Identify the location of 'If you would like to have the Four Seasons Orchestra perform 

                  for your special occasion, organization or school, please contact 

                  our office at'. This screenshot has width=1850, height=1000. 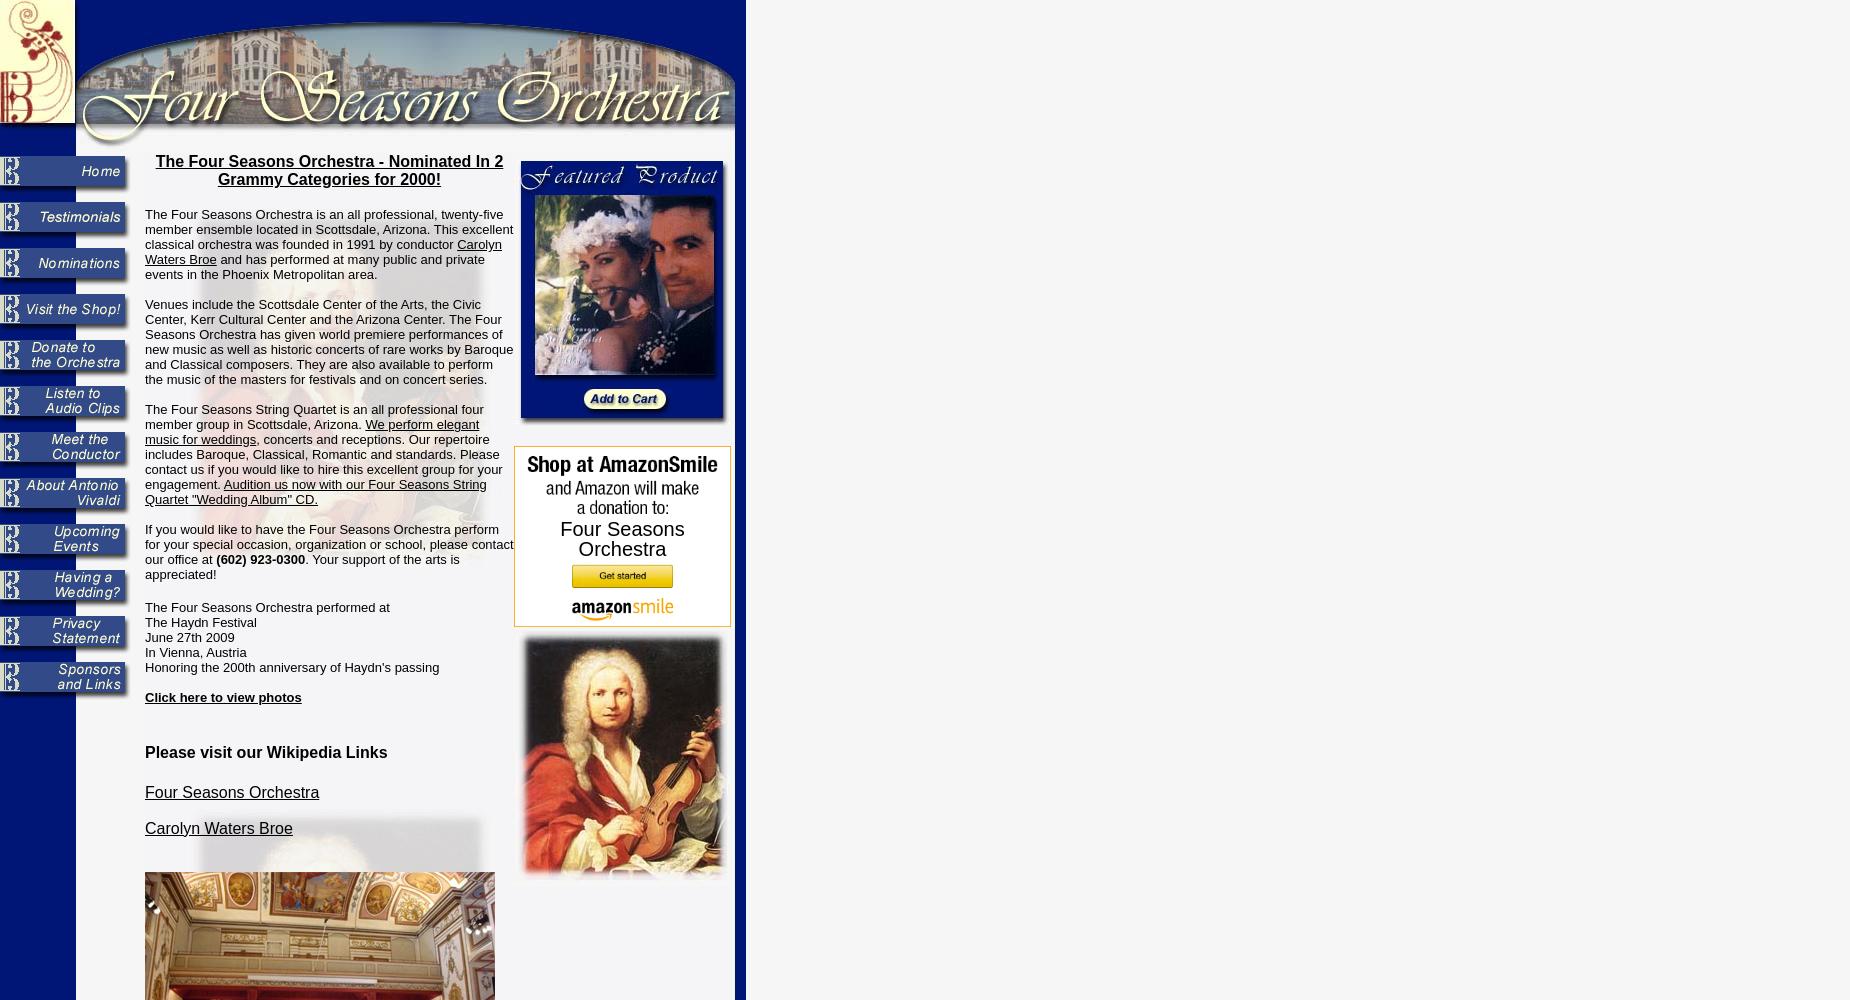
(144, 544).